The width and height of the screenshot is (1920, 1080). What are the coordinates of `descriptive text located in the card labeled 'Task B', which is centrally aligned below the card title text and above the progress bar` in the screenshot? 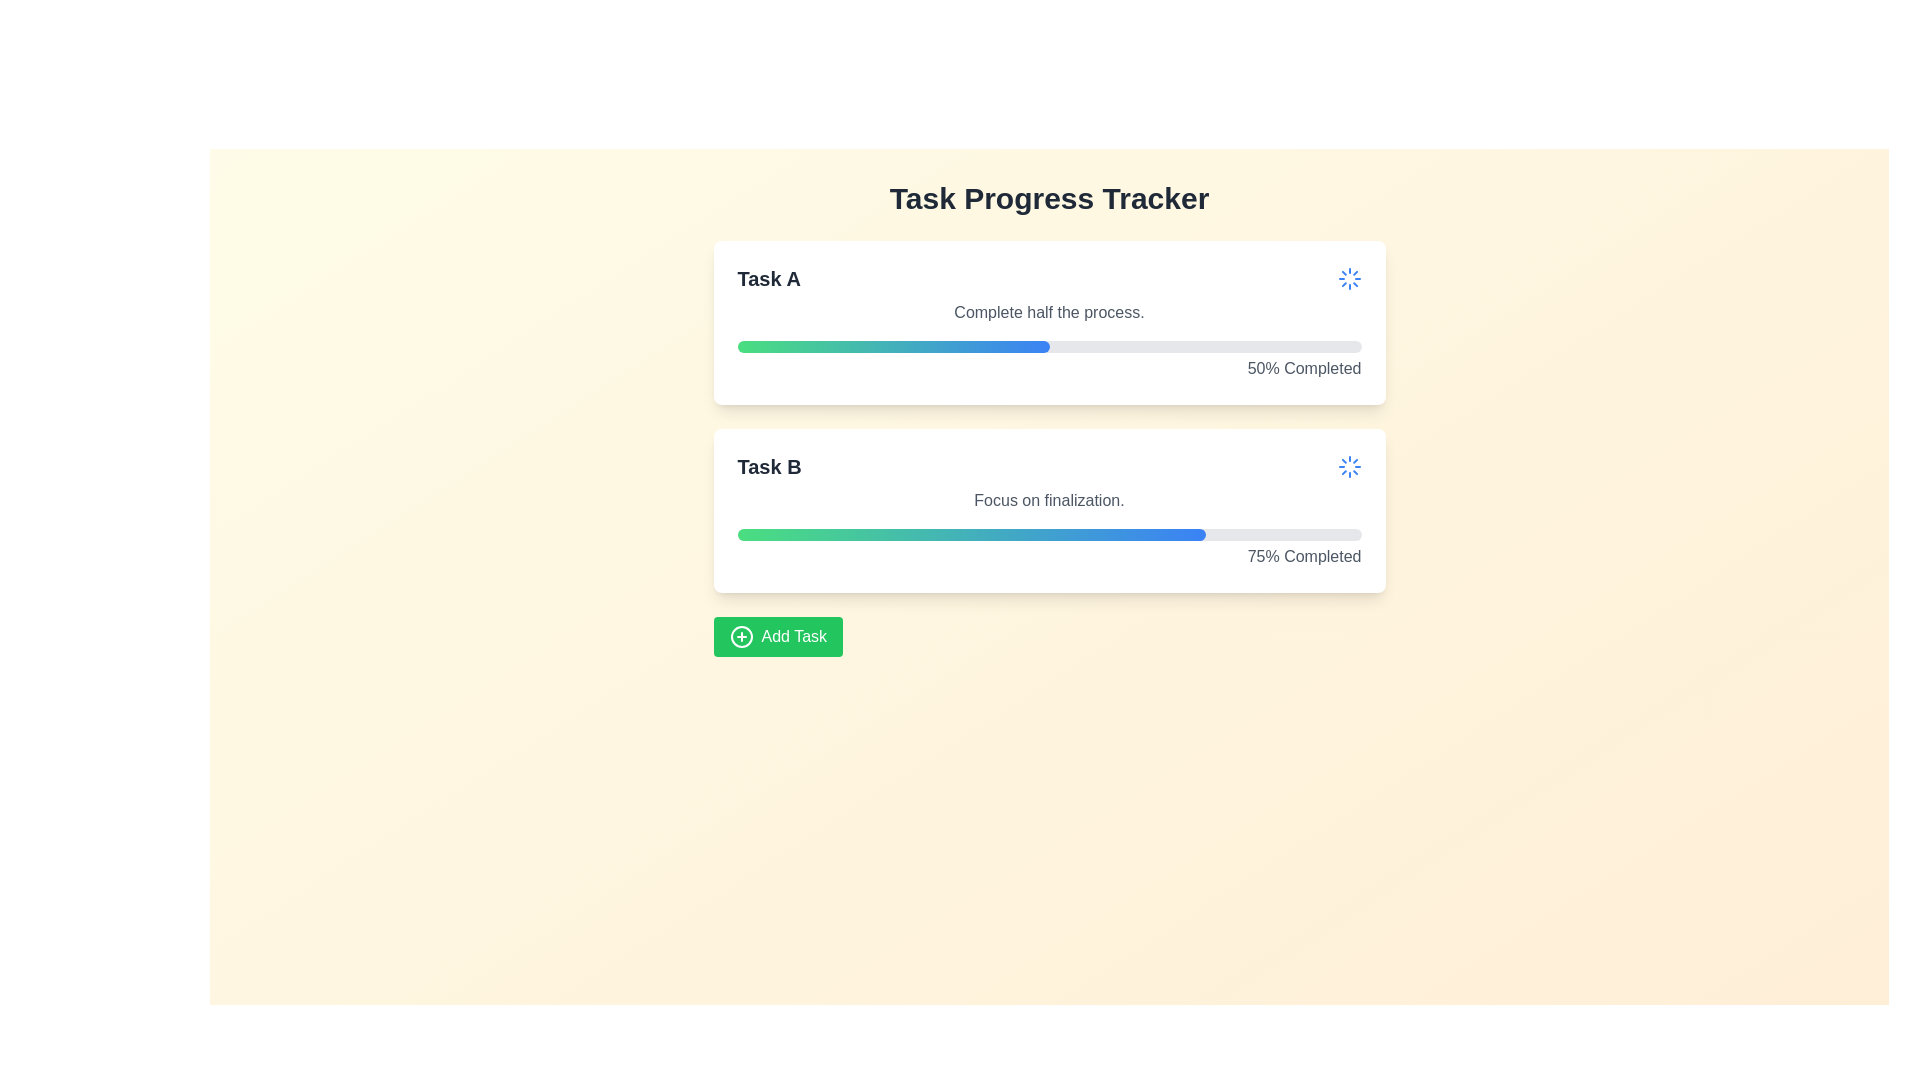 It's located at (1048, 500).